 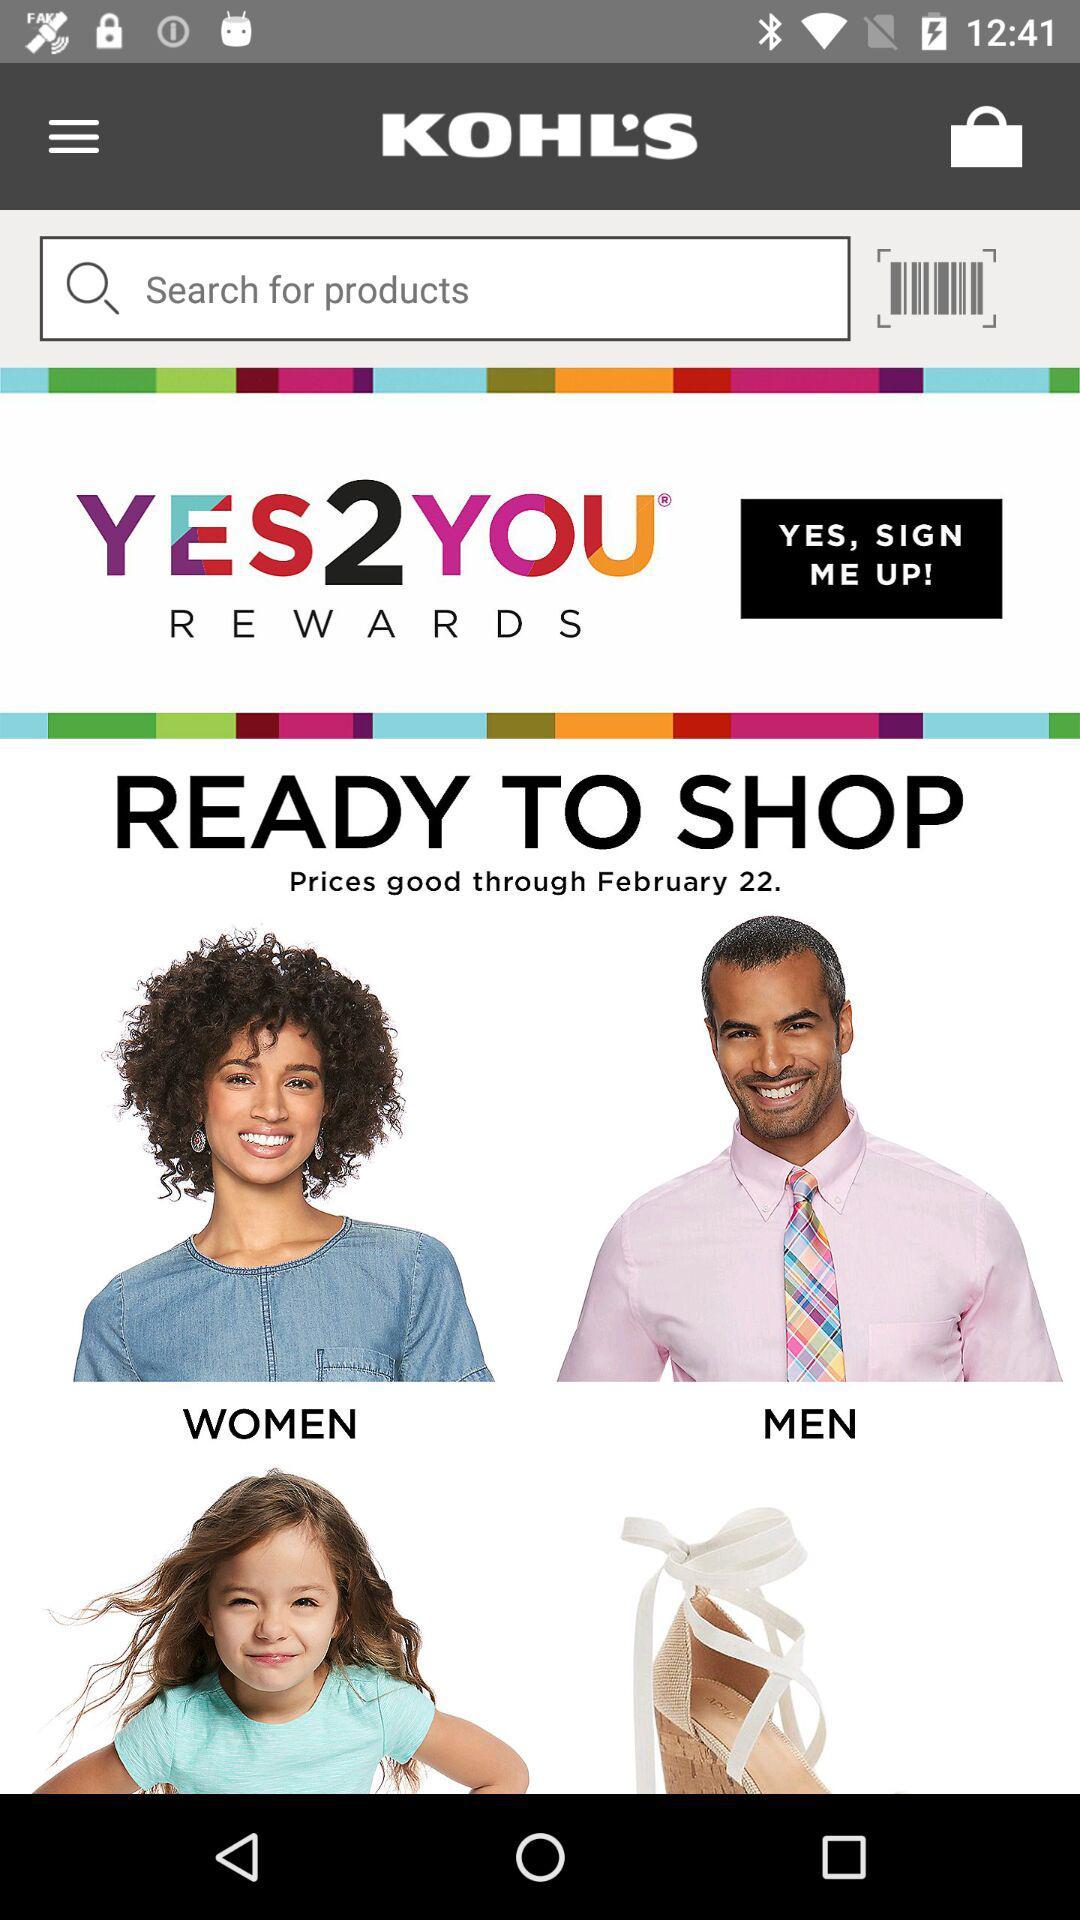 I want to click on advertisement page, so click(x=540, y=553).